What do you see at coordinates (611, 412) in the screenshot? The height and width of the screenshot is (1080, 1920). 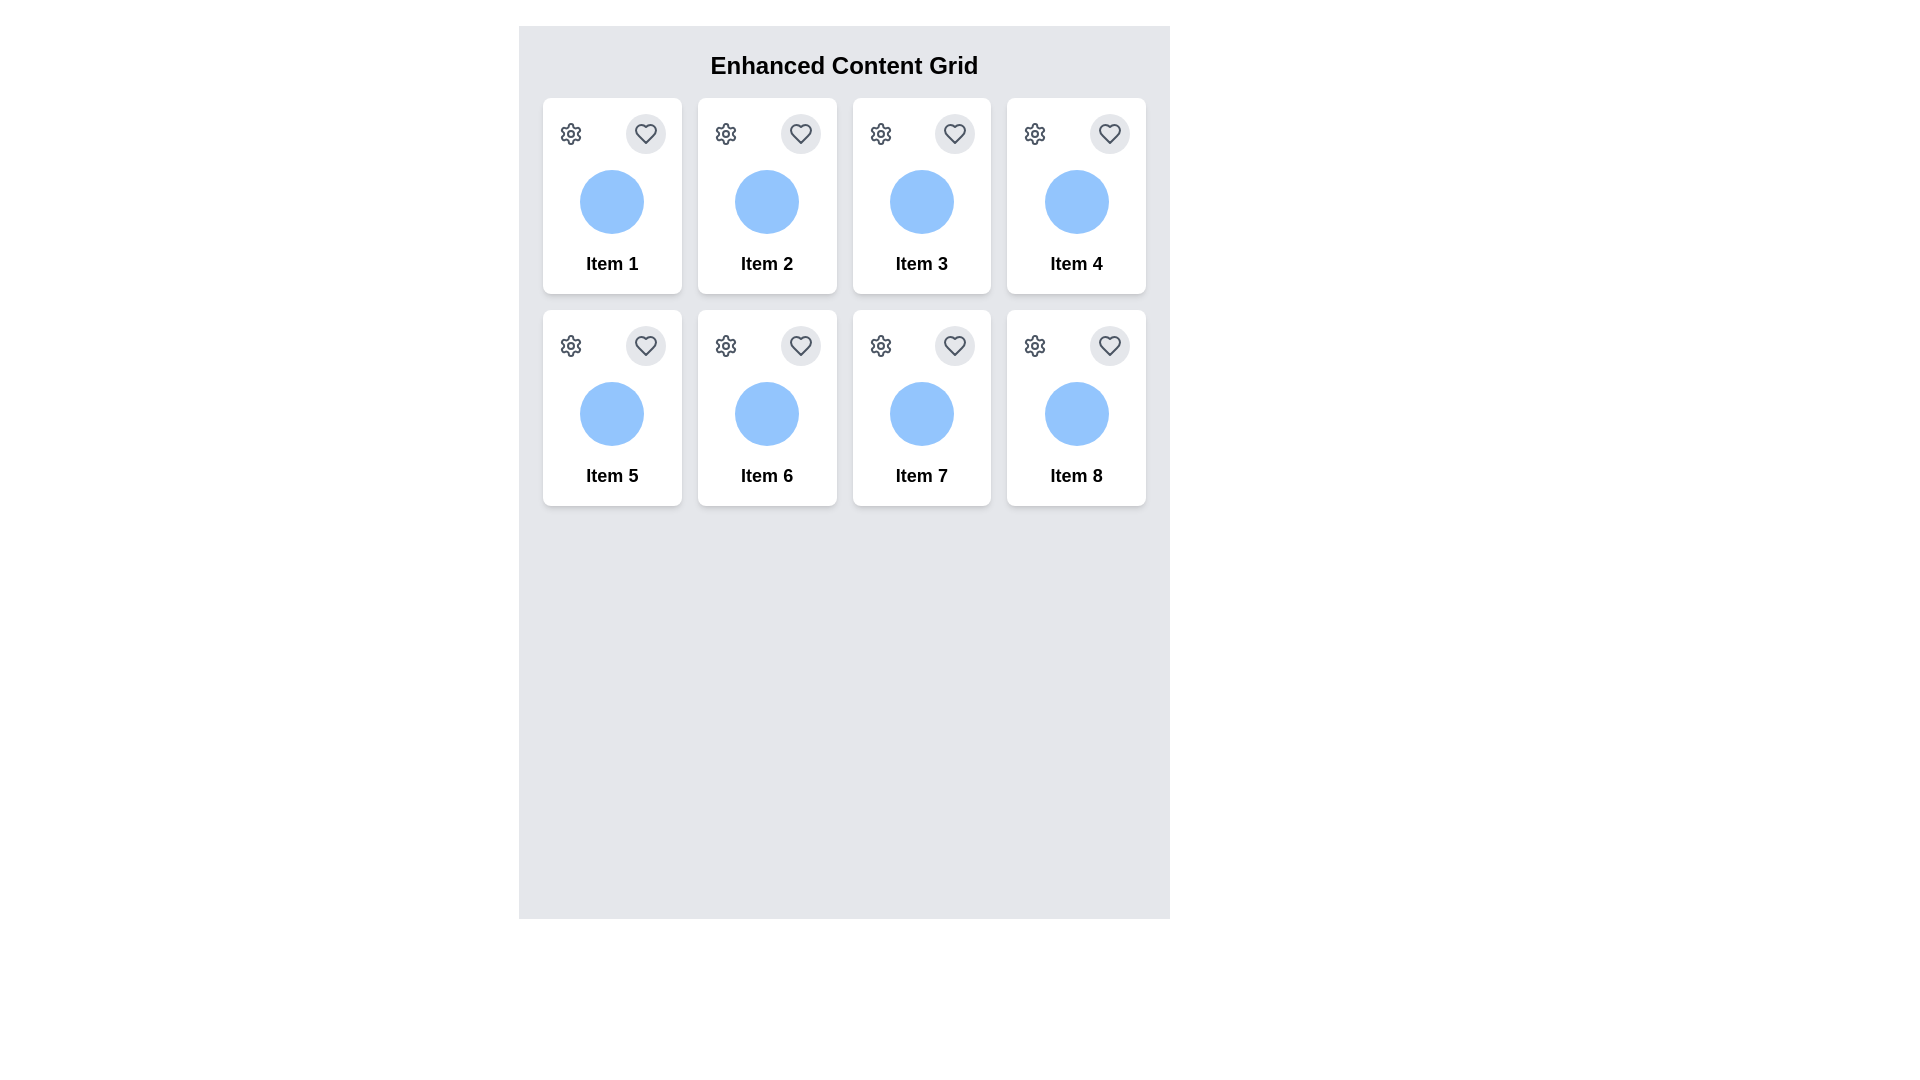 I see `the circular graphic element with a light blue background located in the middle lower section of the 'Item 5' card` at bounding box center [611, 412].